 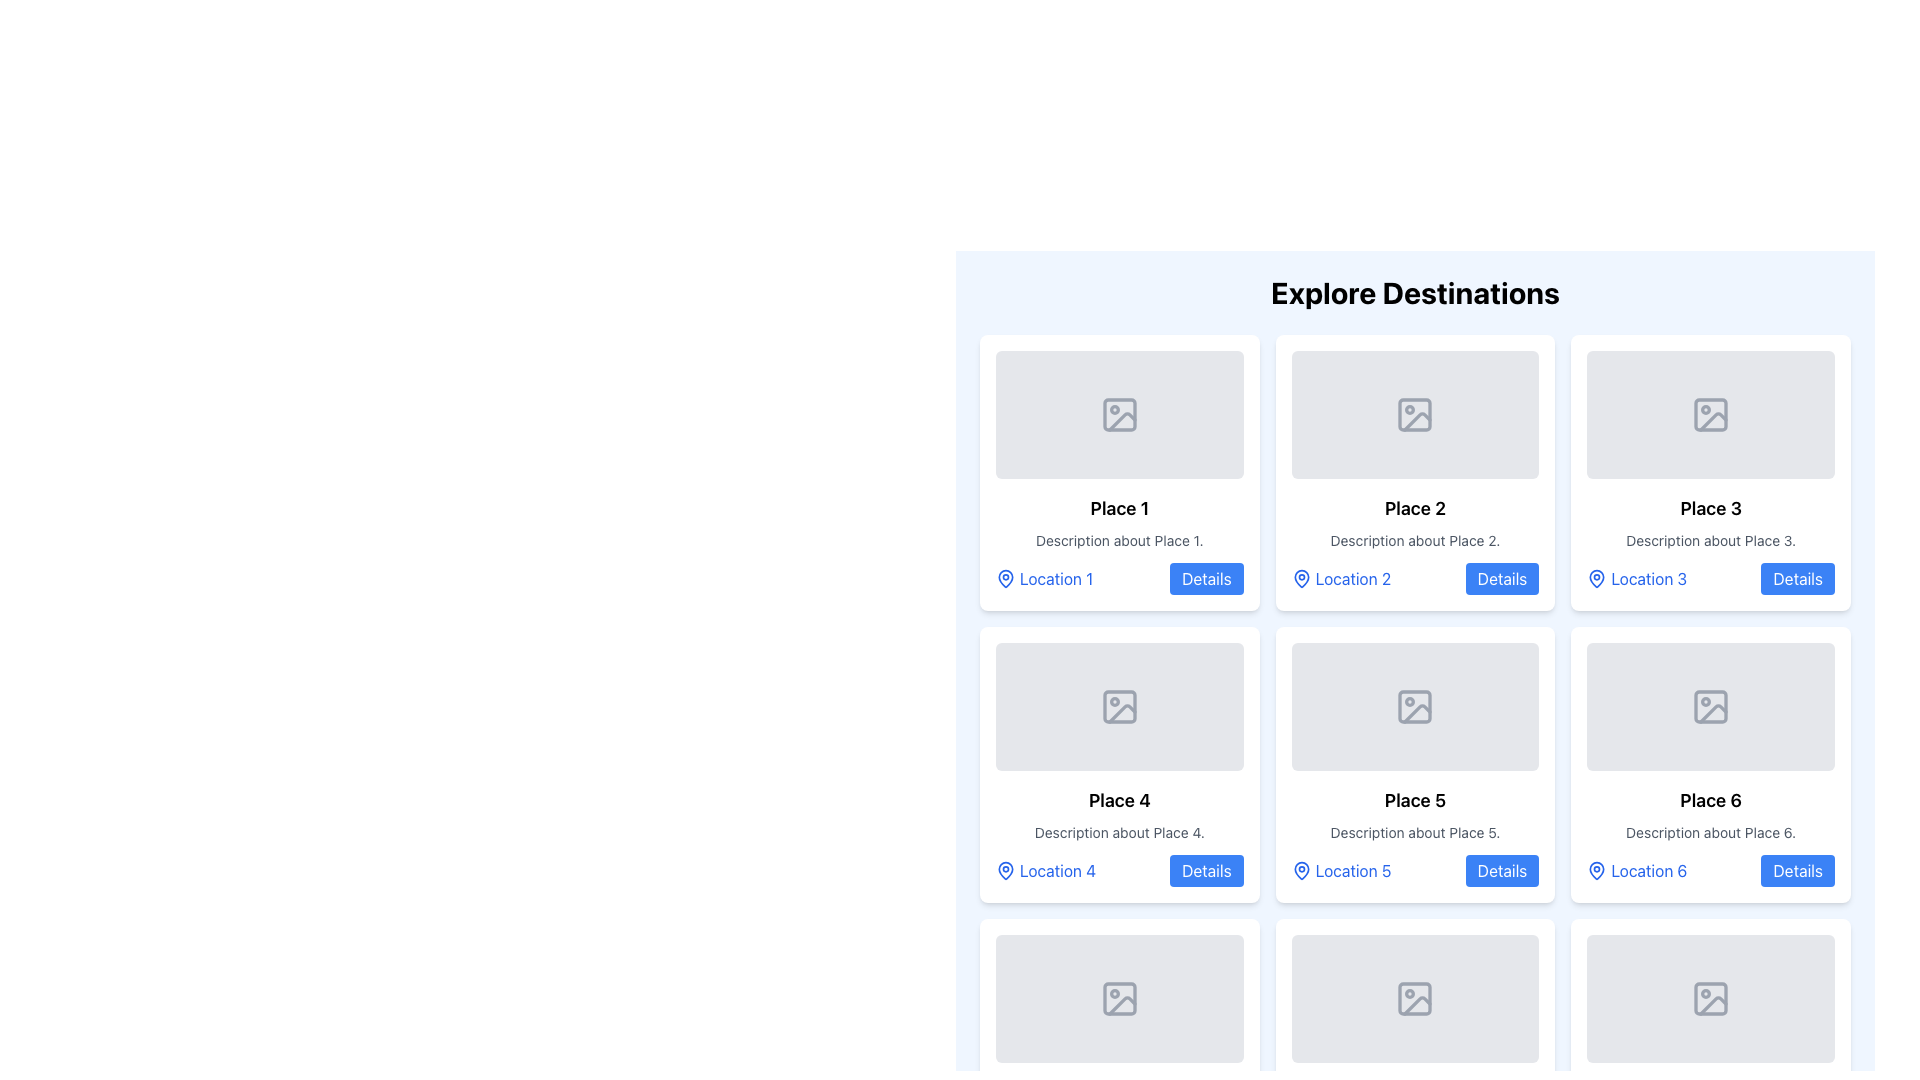 I want to click on the heart-shaped icon representing a location pin above the text 'Location 4' within the 'Place 4' card, so click(x=1006, y=869).